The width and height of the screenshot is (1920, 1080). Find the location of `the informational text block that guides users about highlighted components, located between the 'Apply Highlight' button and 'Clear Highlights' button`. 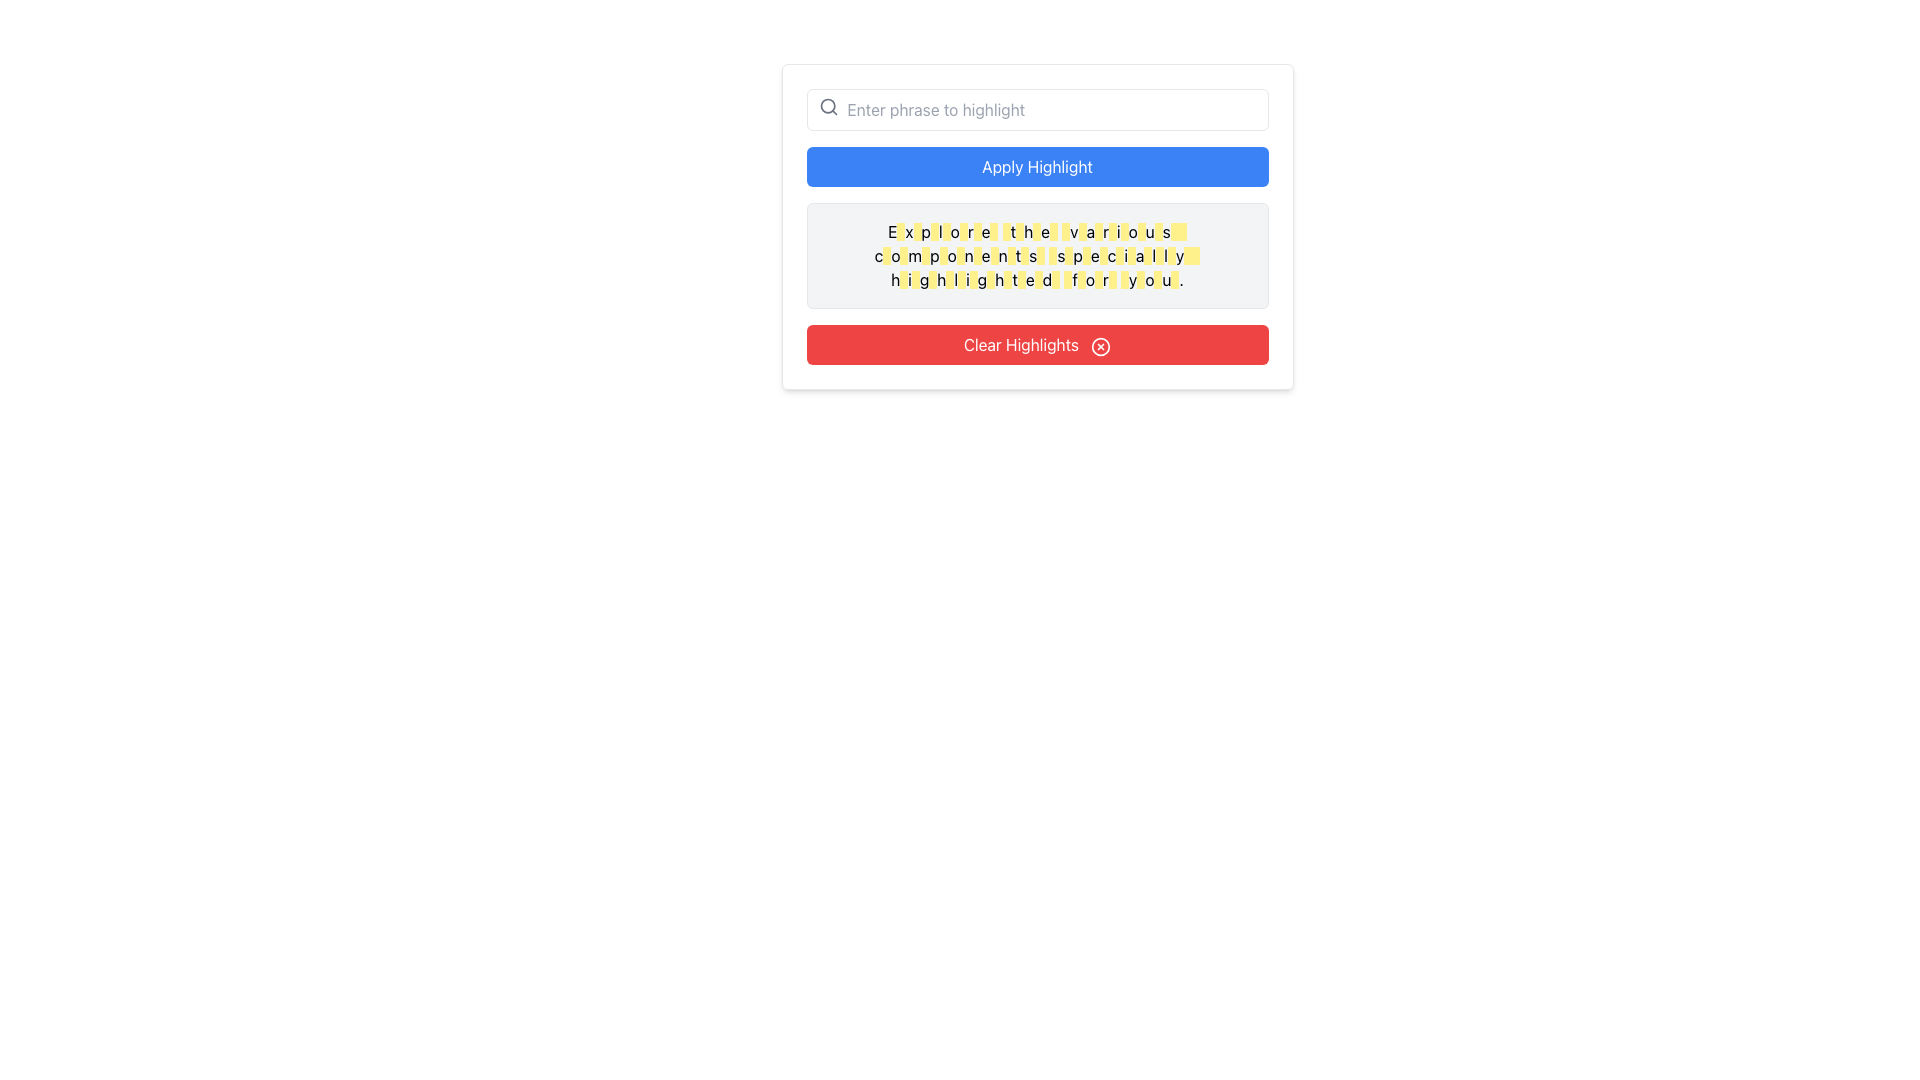

the informational text block that guides users about highlighted components, located between the 'Apply Highlight' button and 'Clear Highlights' button is located at coordinates (1037, 226).